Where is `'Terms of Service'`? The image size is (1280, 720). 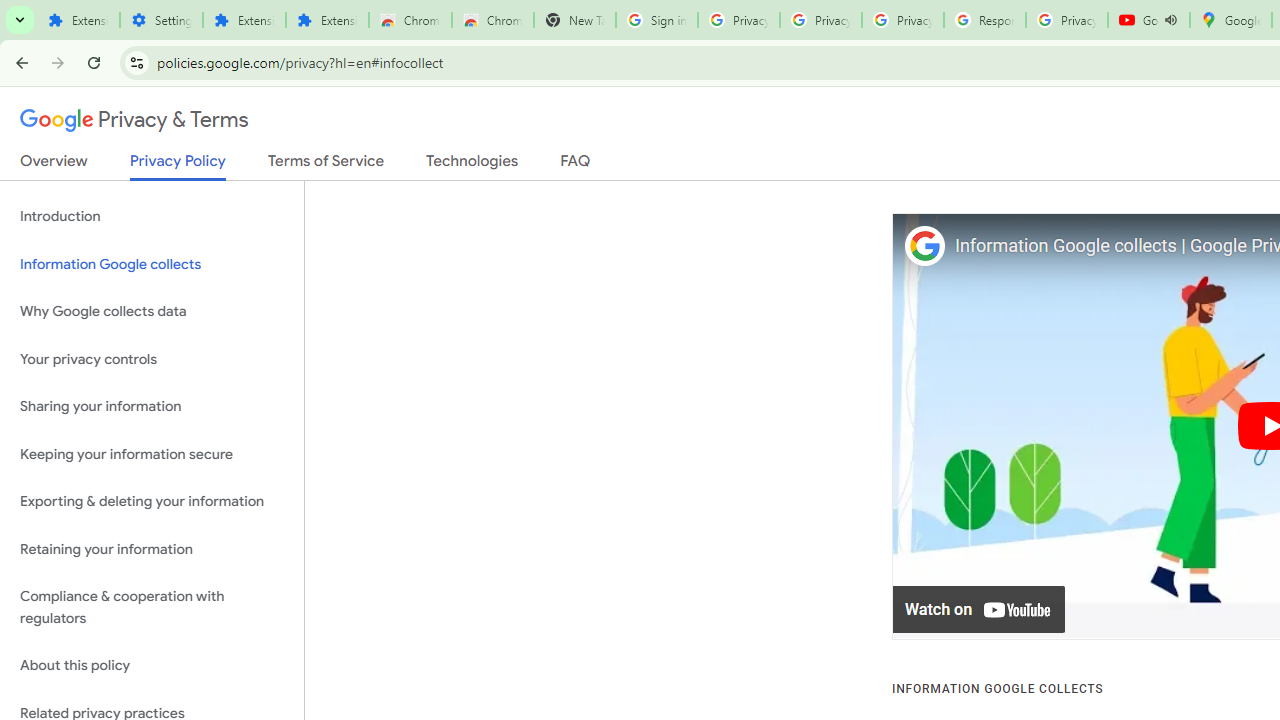
'Terms of Service' is located at coordinates (326, 164).